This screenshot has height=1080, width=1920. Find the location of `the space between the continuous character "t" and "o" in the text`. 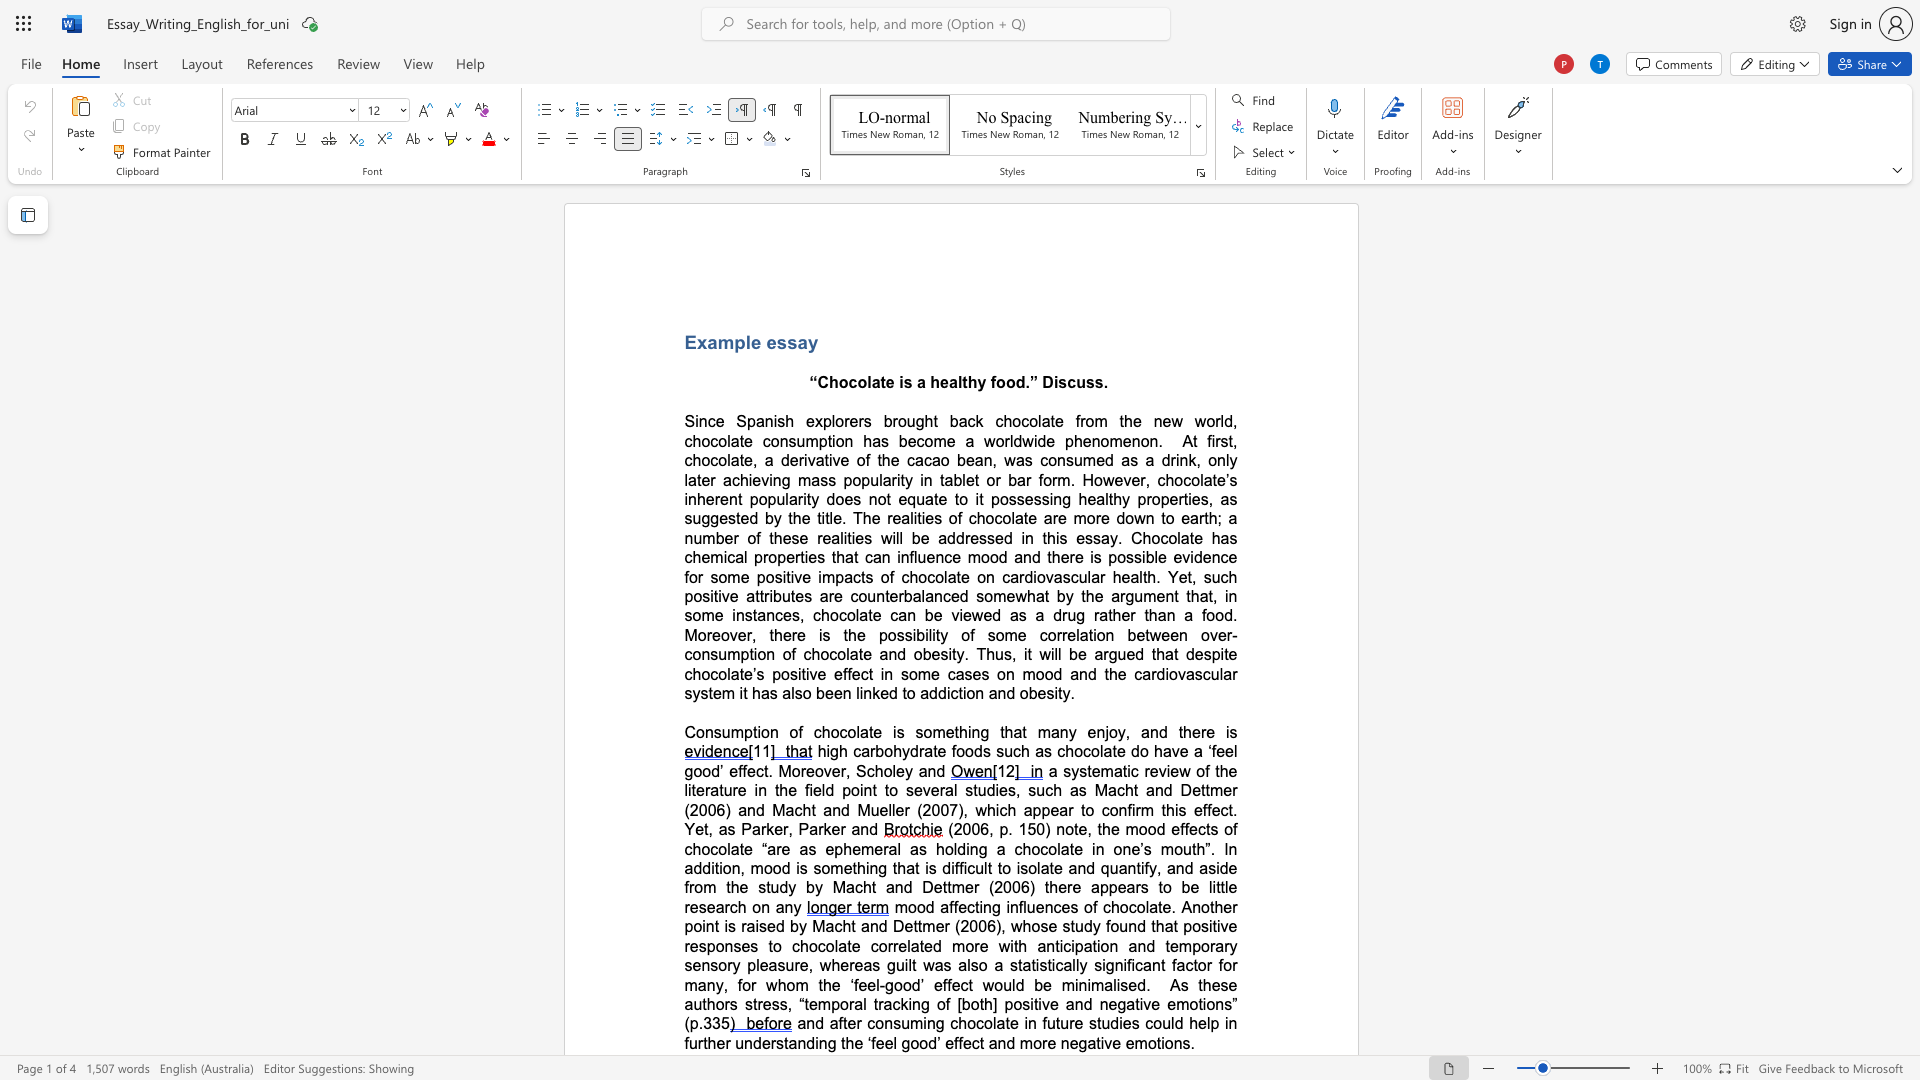

the space between the continuous character "t" and "o" in the text is located at coordinates (1085, 810).